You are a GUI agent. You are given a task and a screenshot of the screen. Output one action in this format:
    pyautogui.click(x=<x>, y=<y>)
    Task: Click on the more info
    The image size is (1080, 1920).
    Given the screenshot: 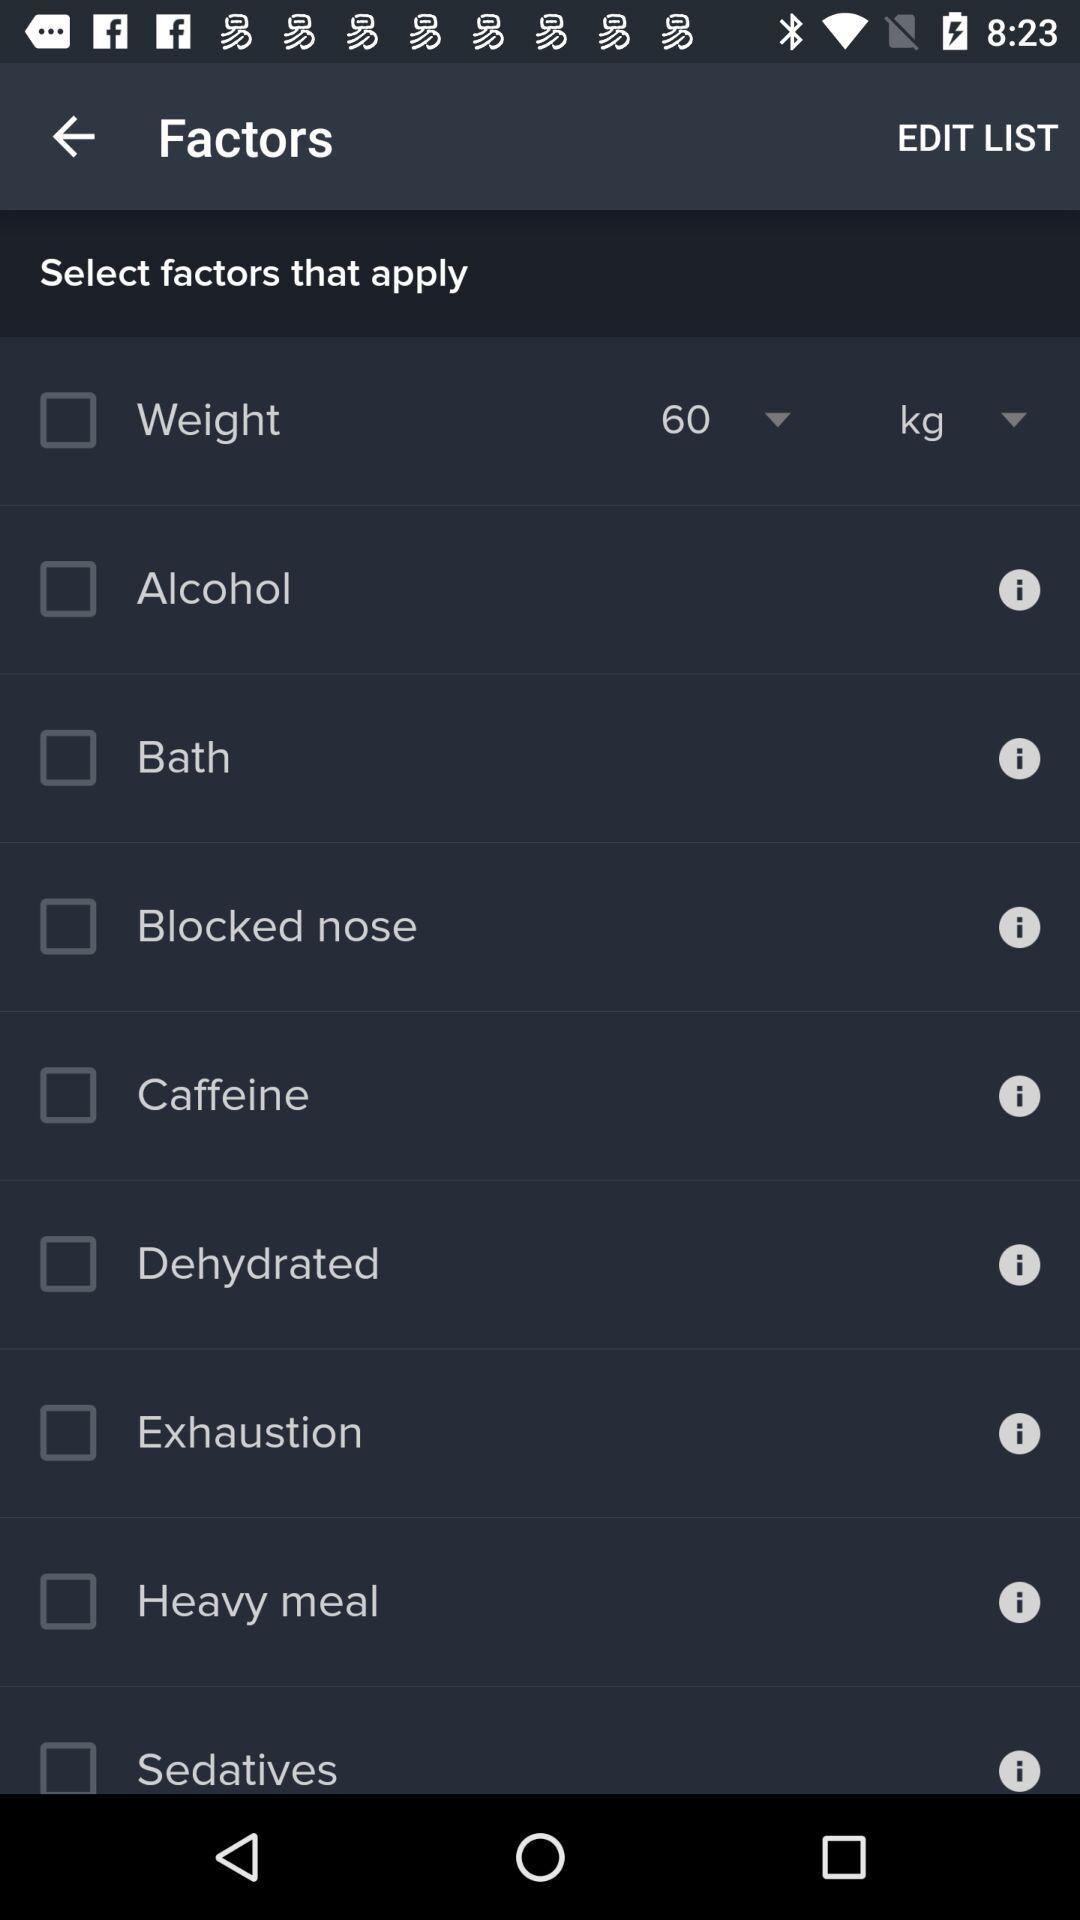 What is the action you would take?
    pyautogui.click(x=1019, y=757)
    